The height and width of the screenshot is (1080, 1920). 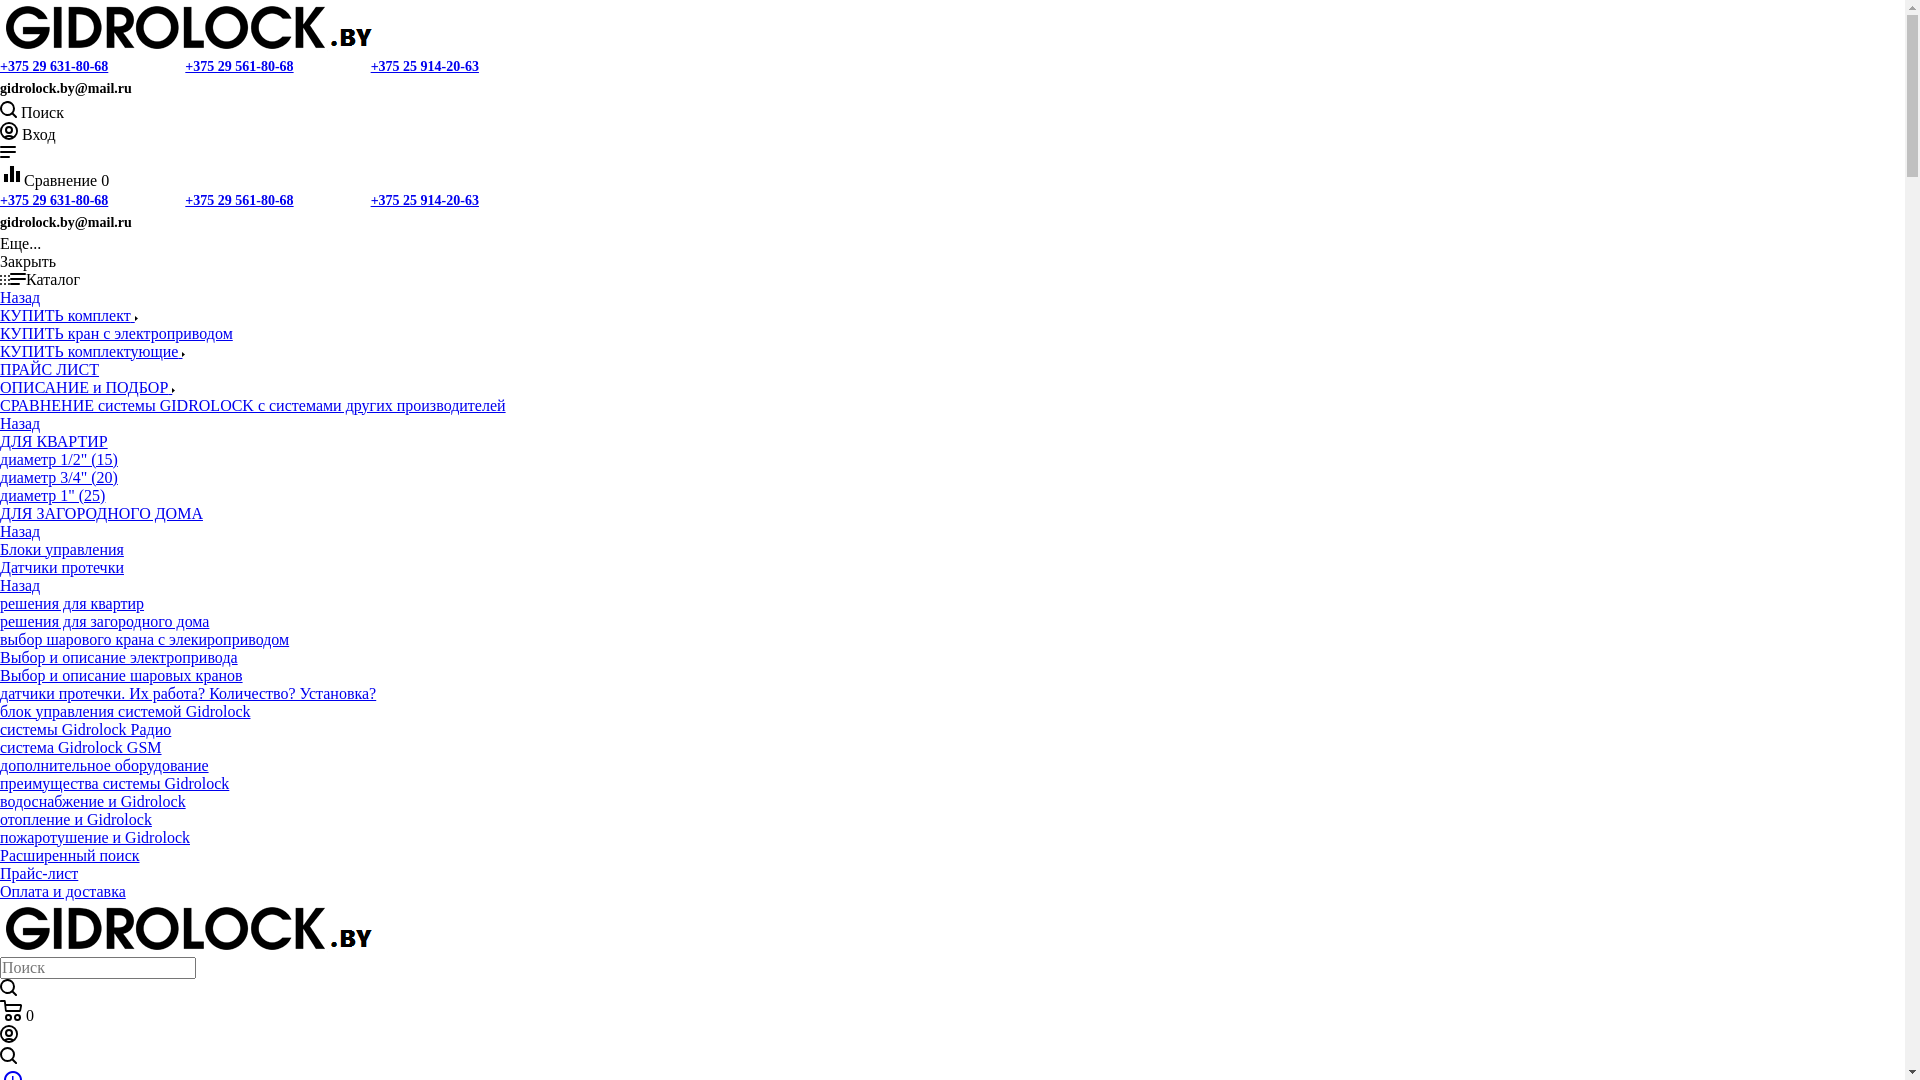 I want to click on '+375 25 914-20-63', so click(x=424, y=200).